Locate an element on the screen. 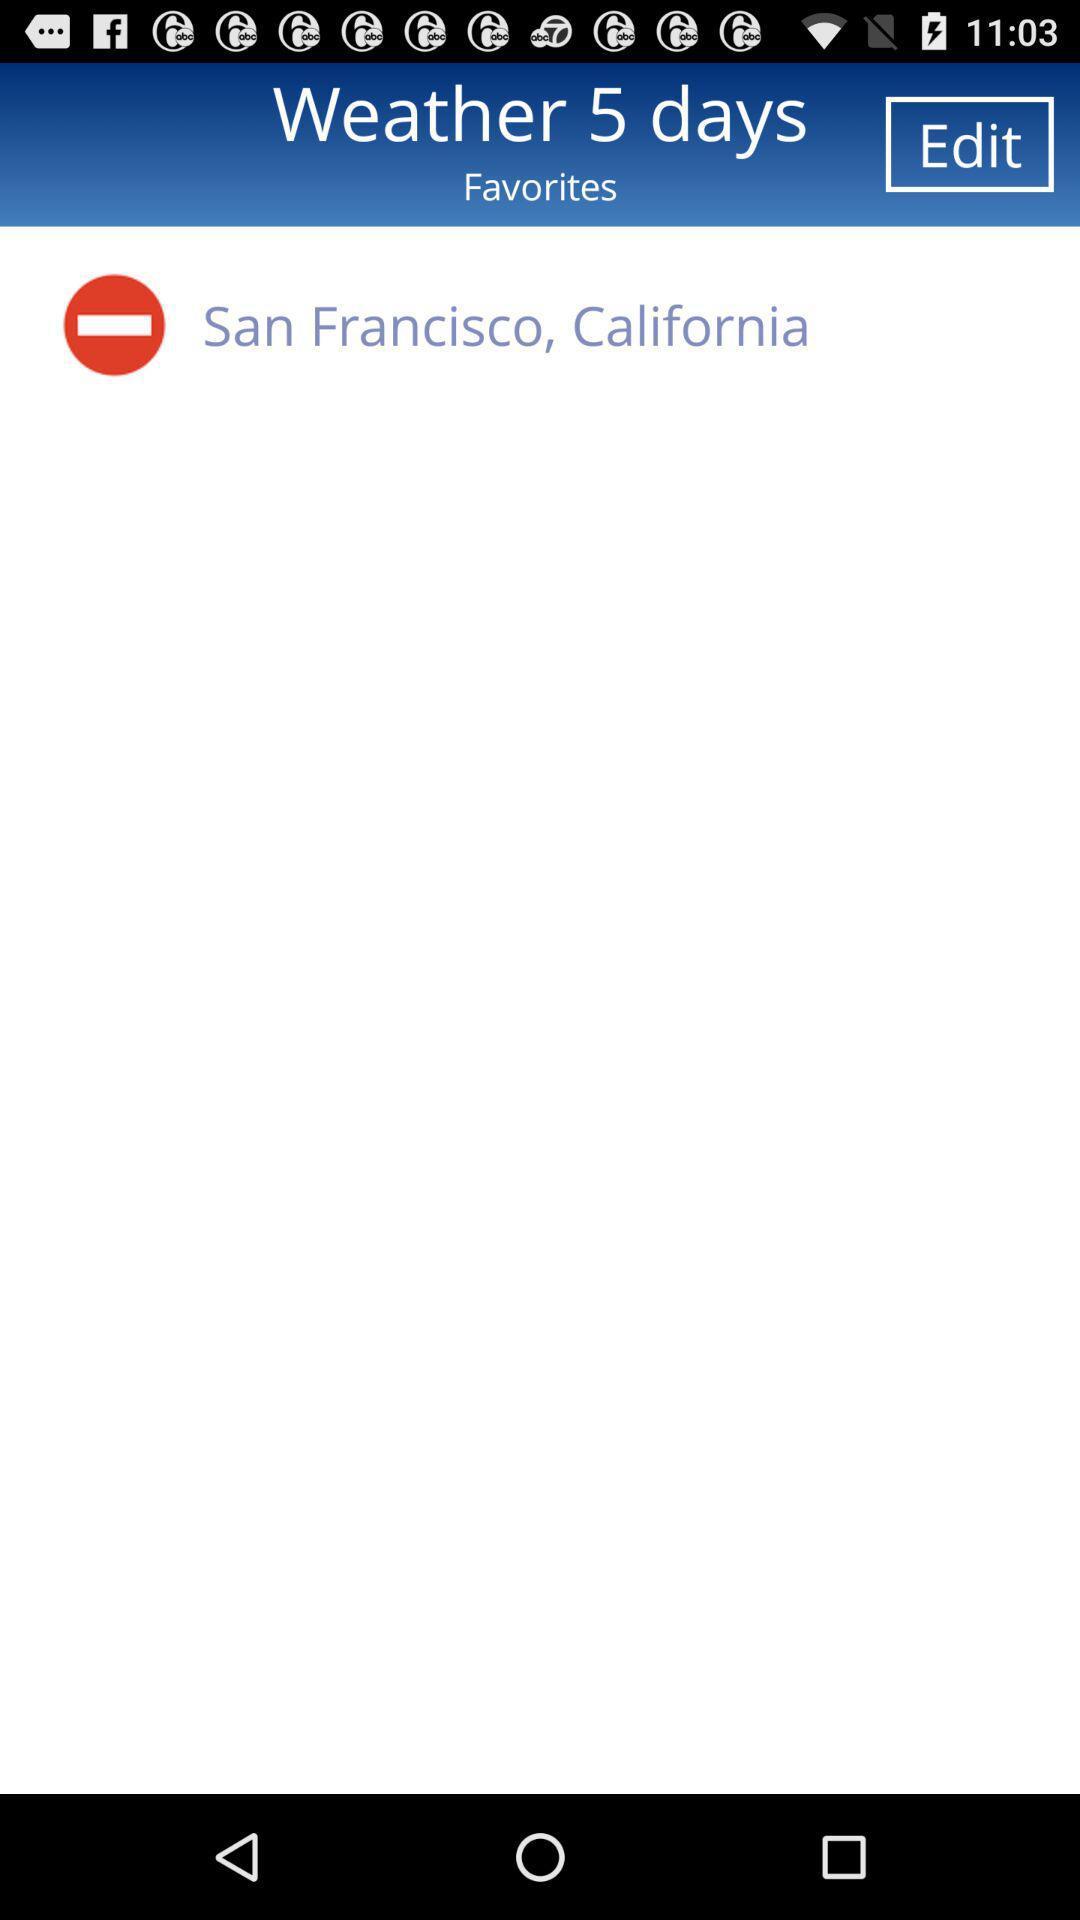 This screenshot has width=1080, height=1920. the aa is located at coordinates (114, 324).